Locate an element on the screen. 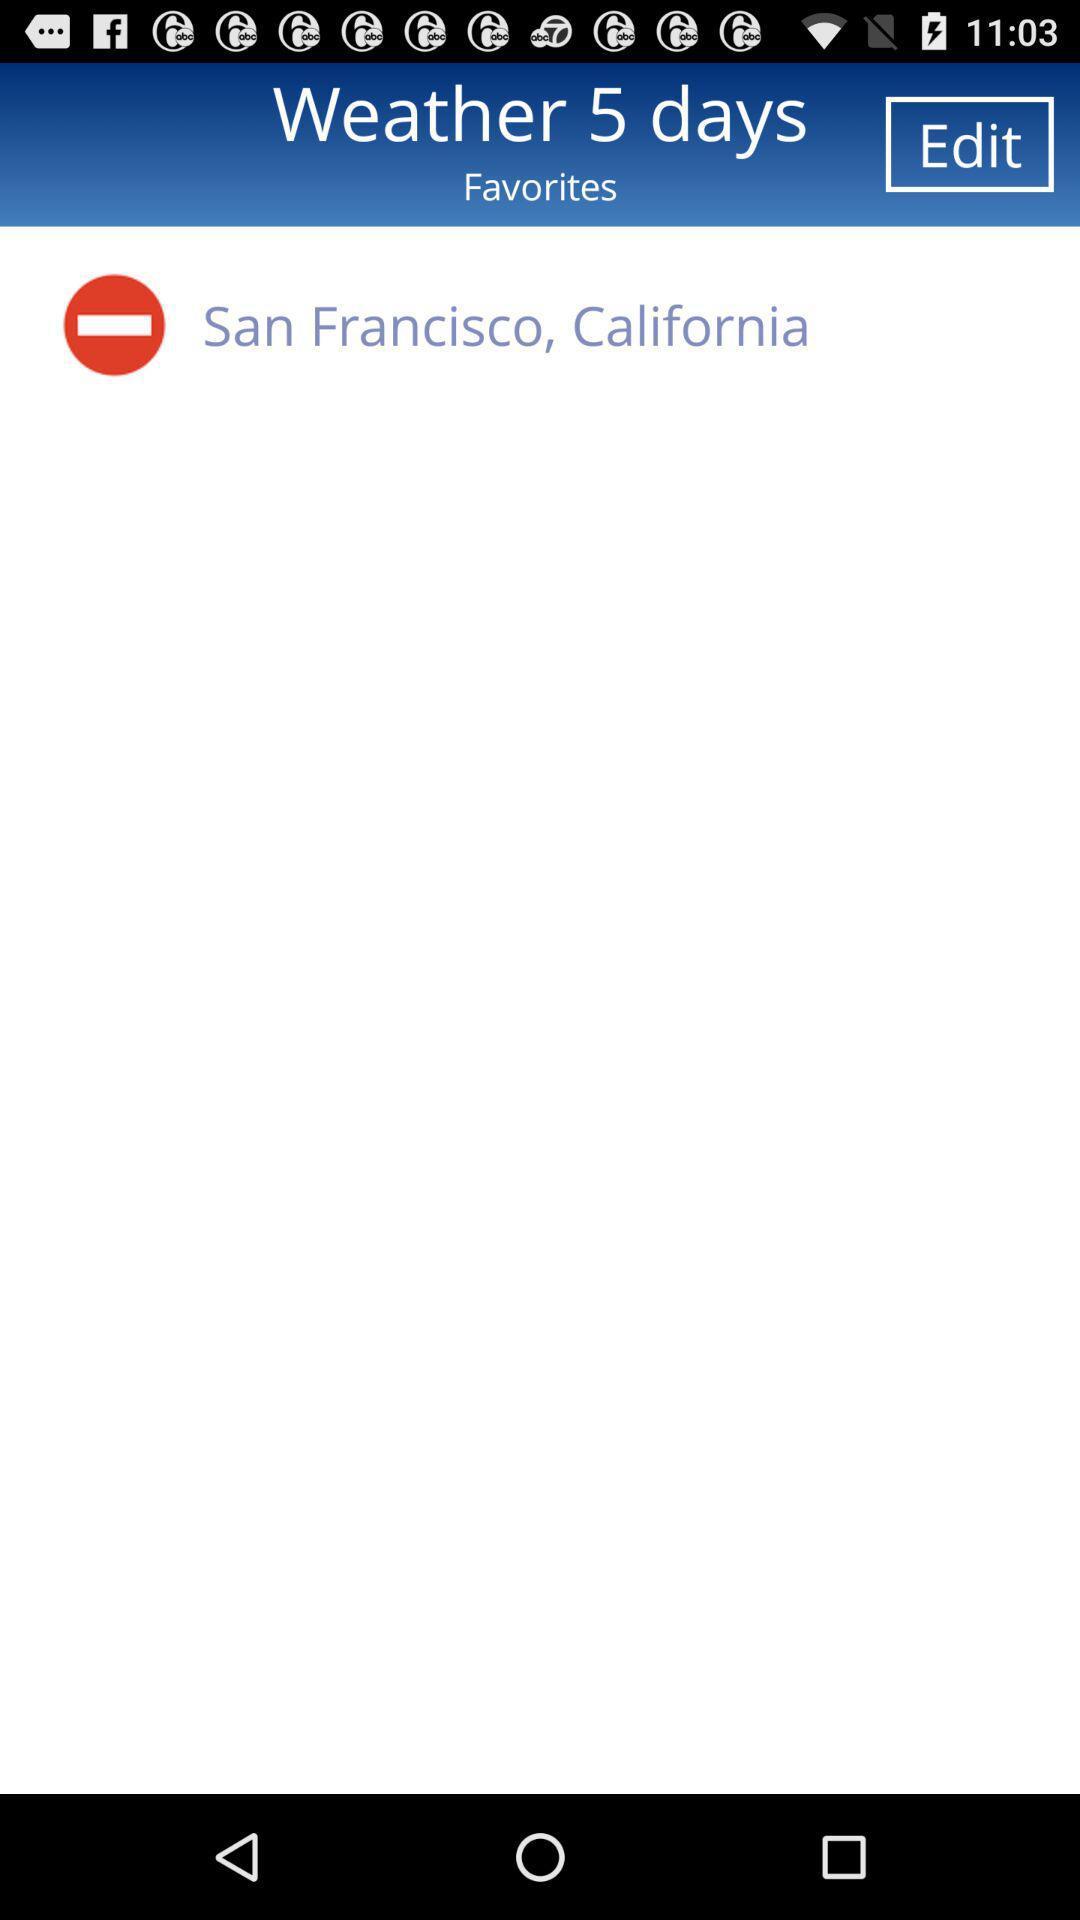 This screenshot has width=1080, height=1920. the aa is located at coordinates (114, 324).